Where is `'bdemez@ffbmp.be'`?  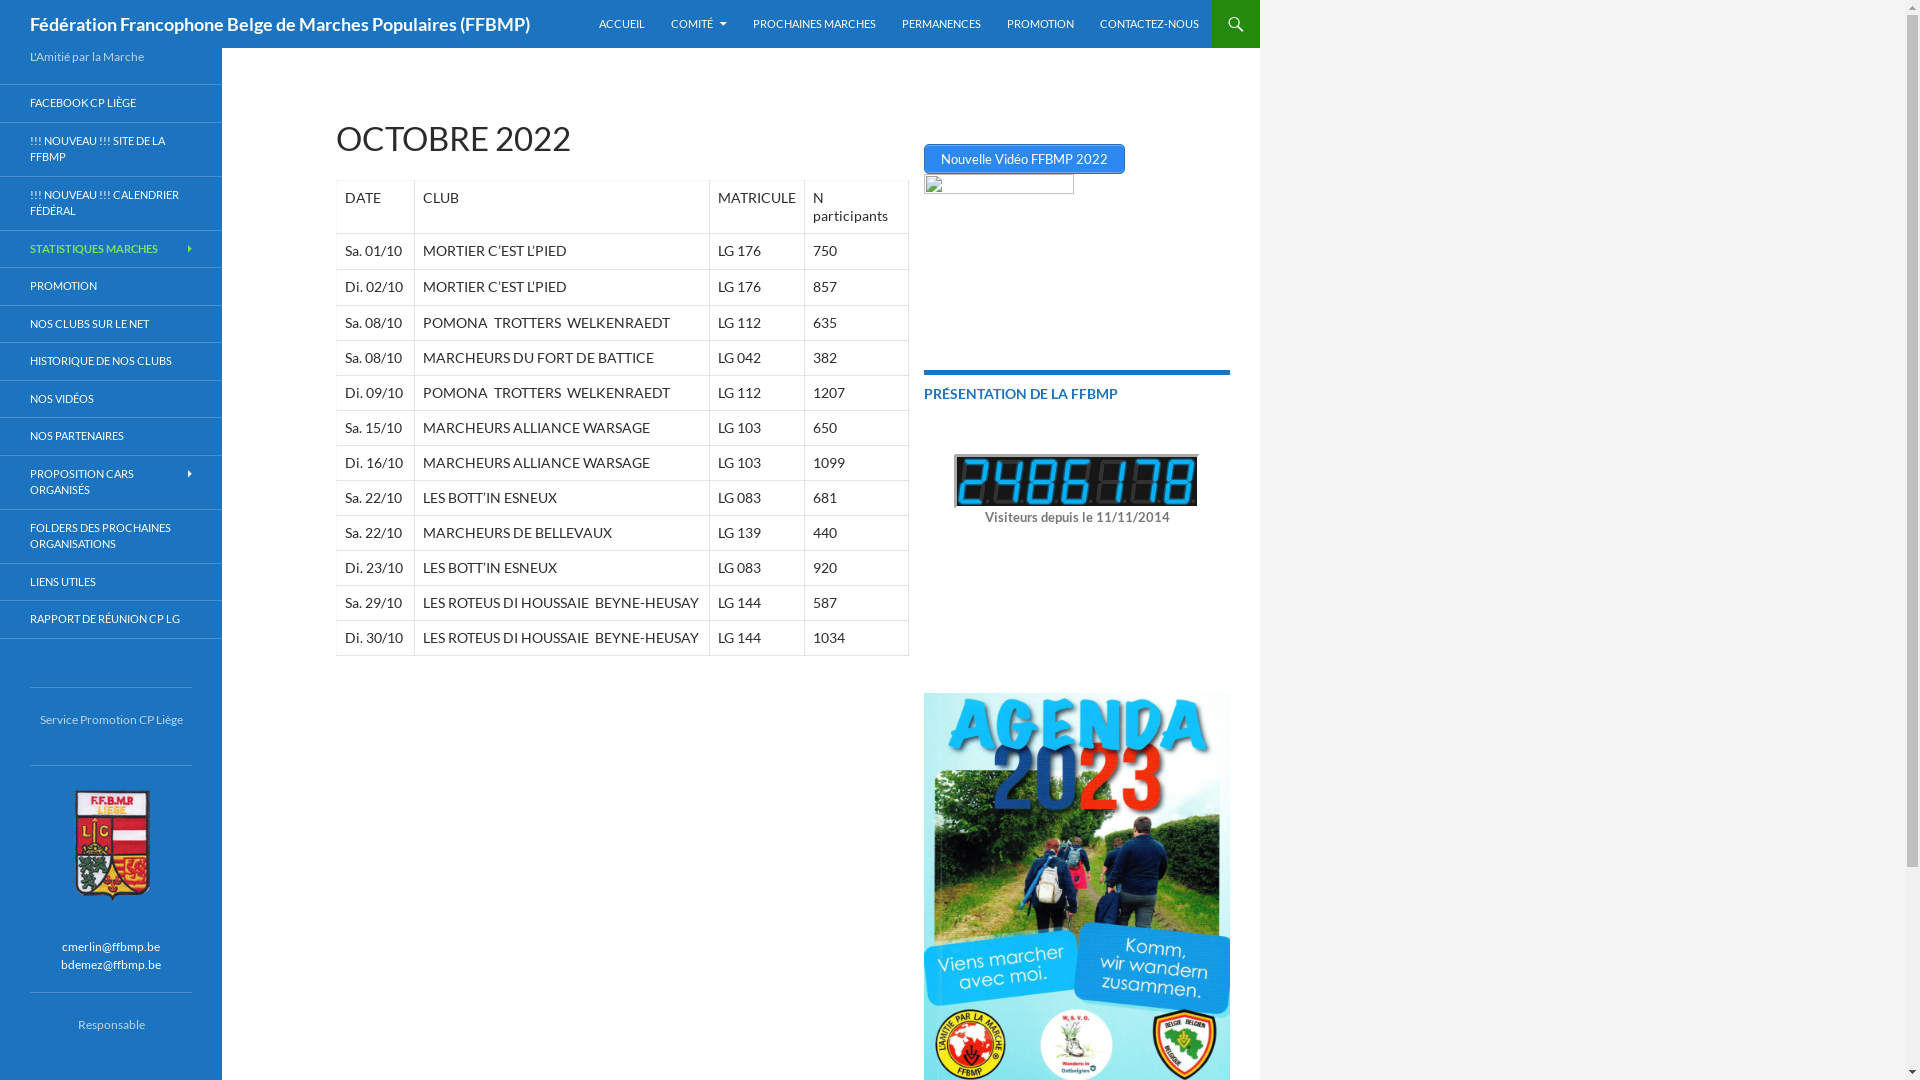
'bdemez@ffbmp.be' is located at coordinates (109, 962).